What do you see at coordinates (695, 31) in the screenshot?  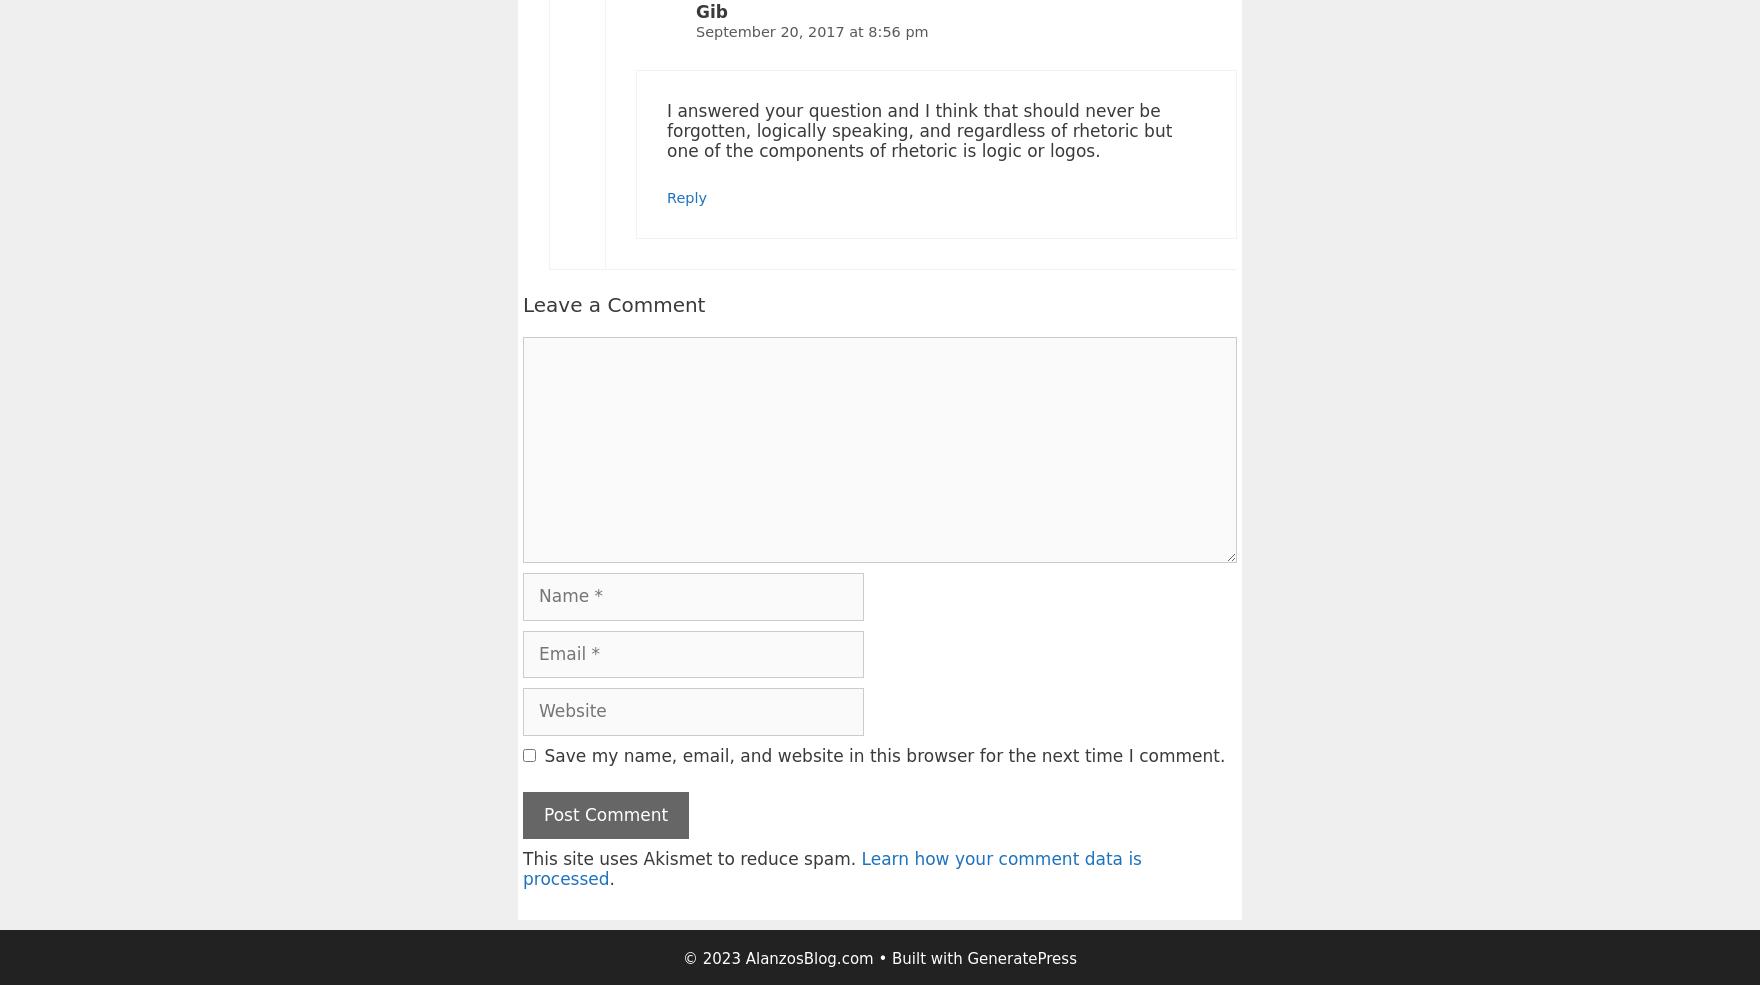 I see `'September 20, 2017 at 8:56 pm'` at bounding box center [695, 31].